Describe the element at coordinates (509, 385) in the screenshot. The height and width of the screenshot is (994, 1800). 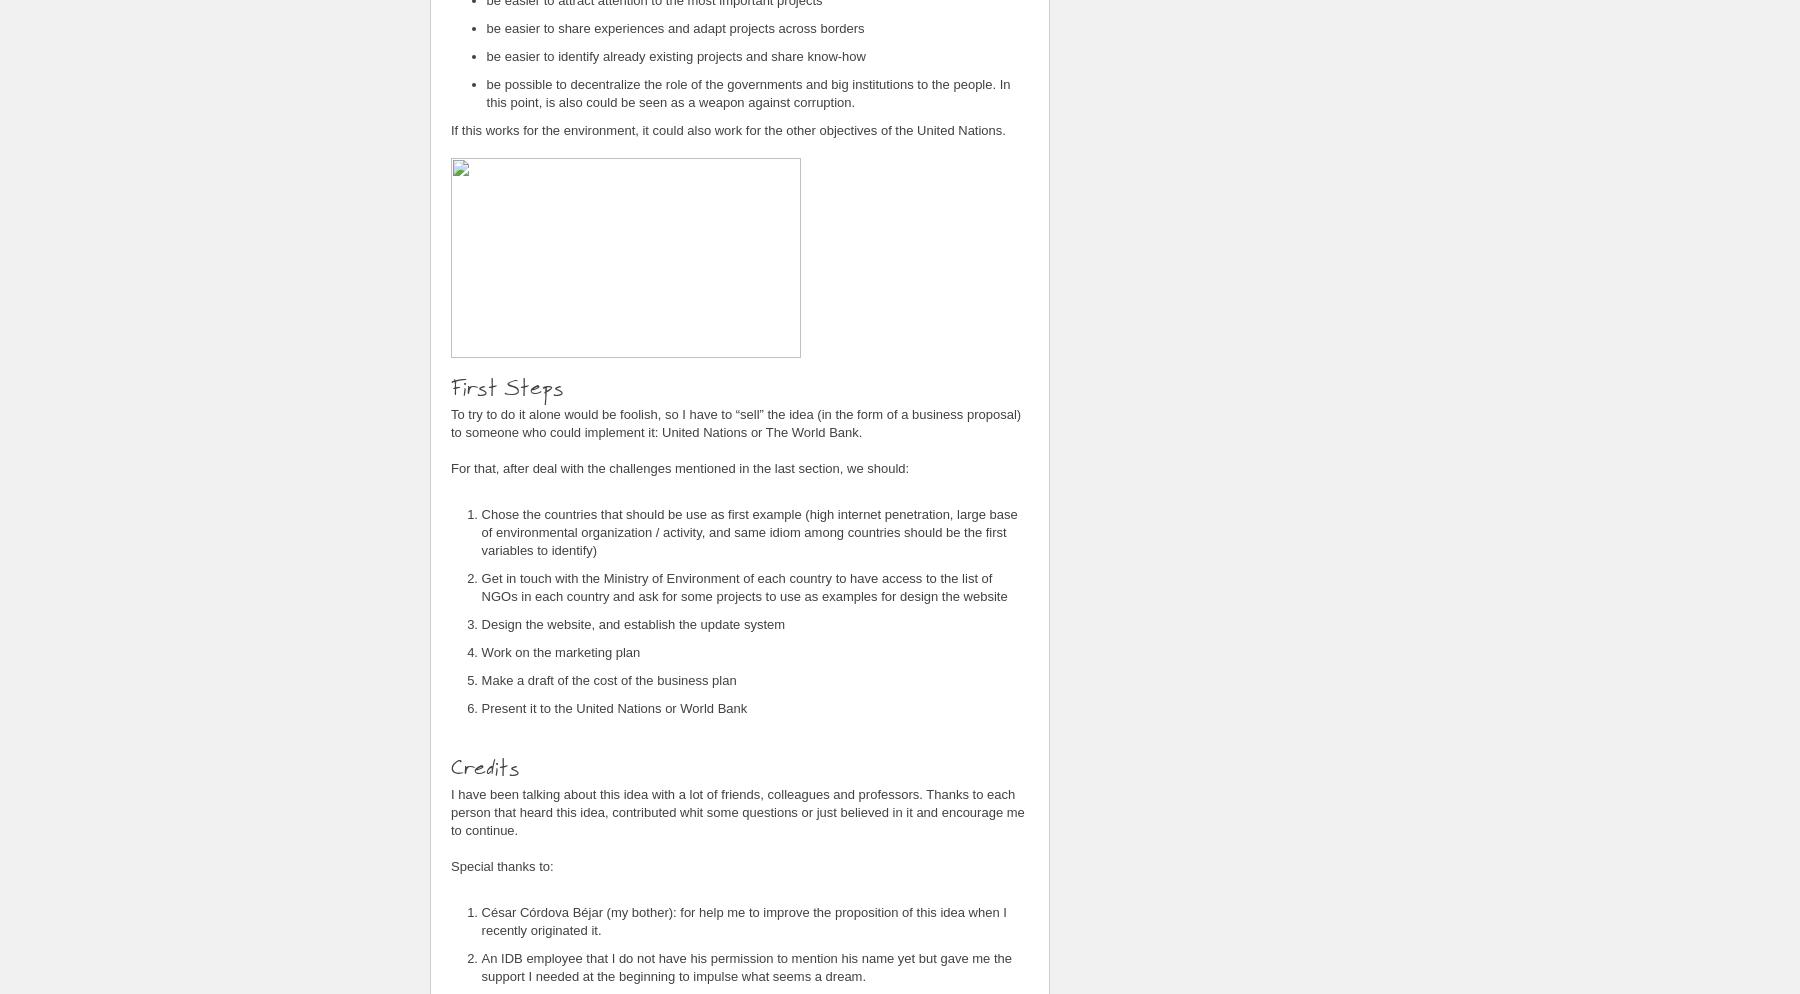
I see `'First Steps'` at that location.